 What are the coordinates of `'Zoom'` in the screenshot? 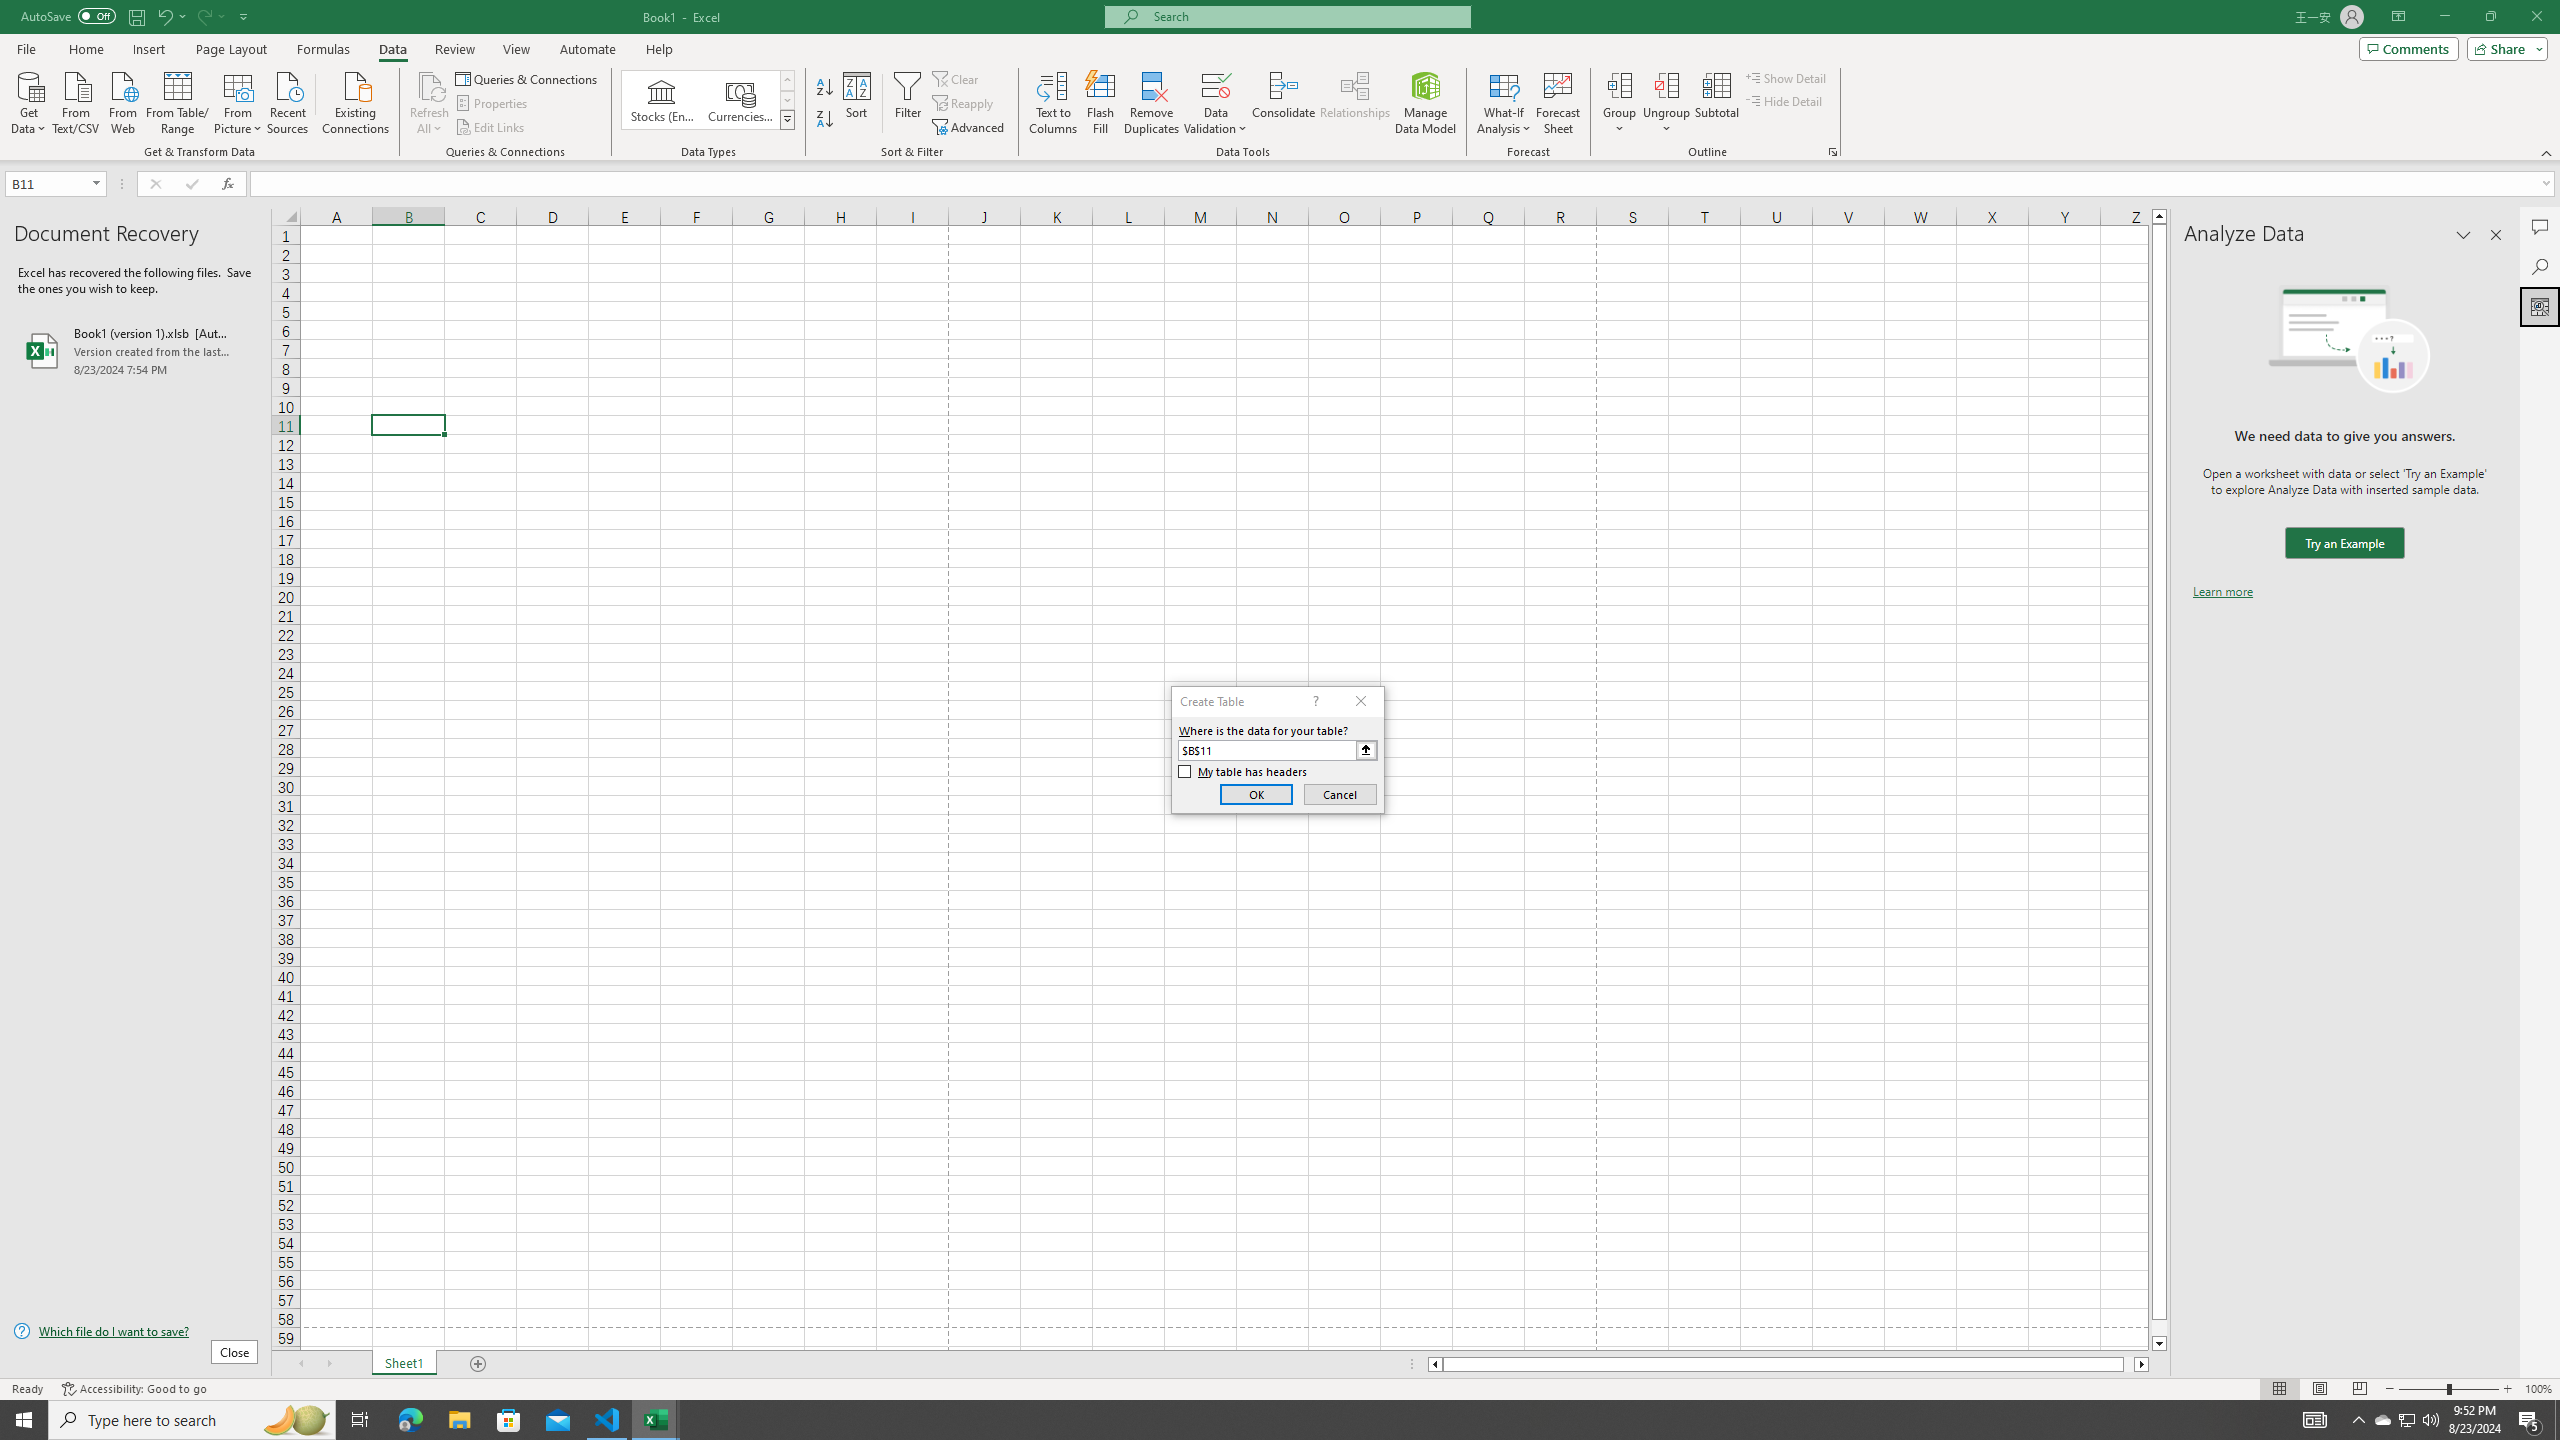 It's located at (2447, 1389).